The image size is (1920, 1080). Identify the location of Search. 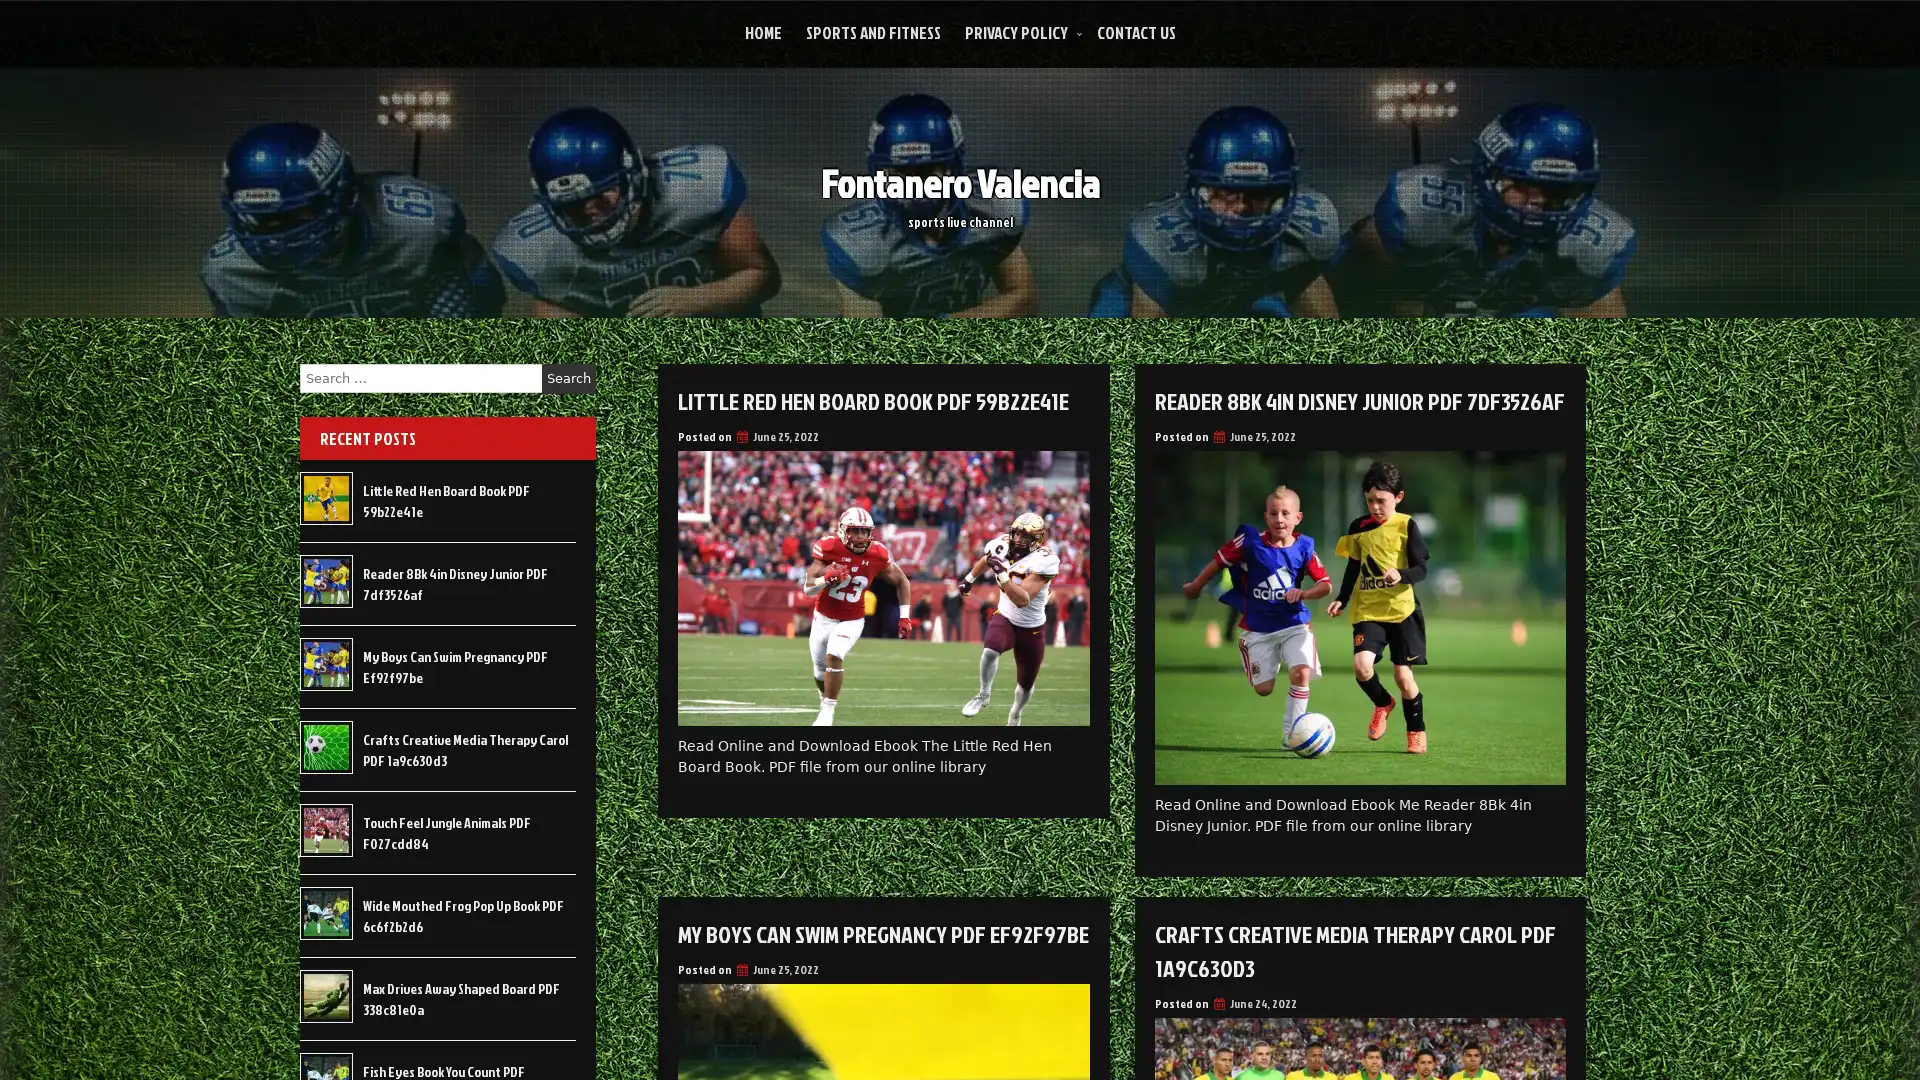
(568, 378).